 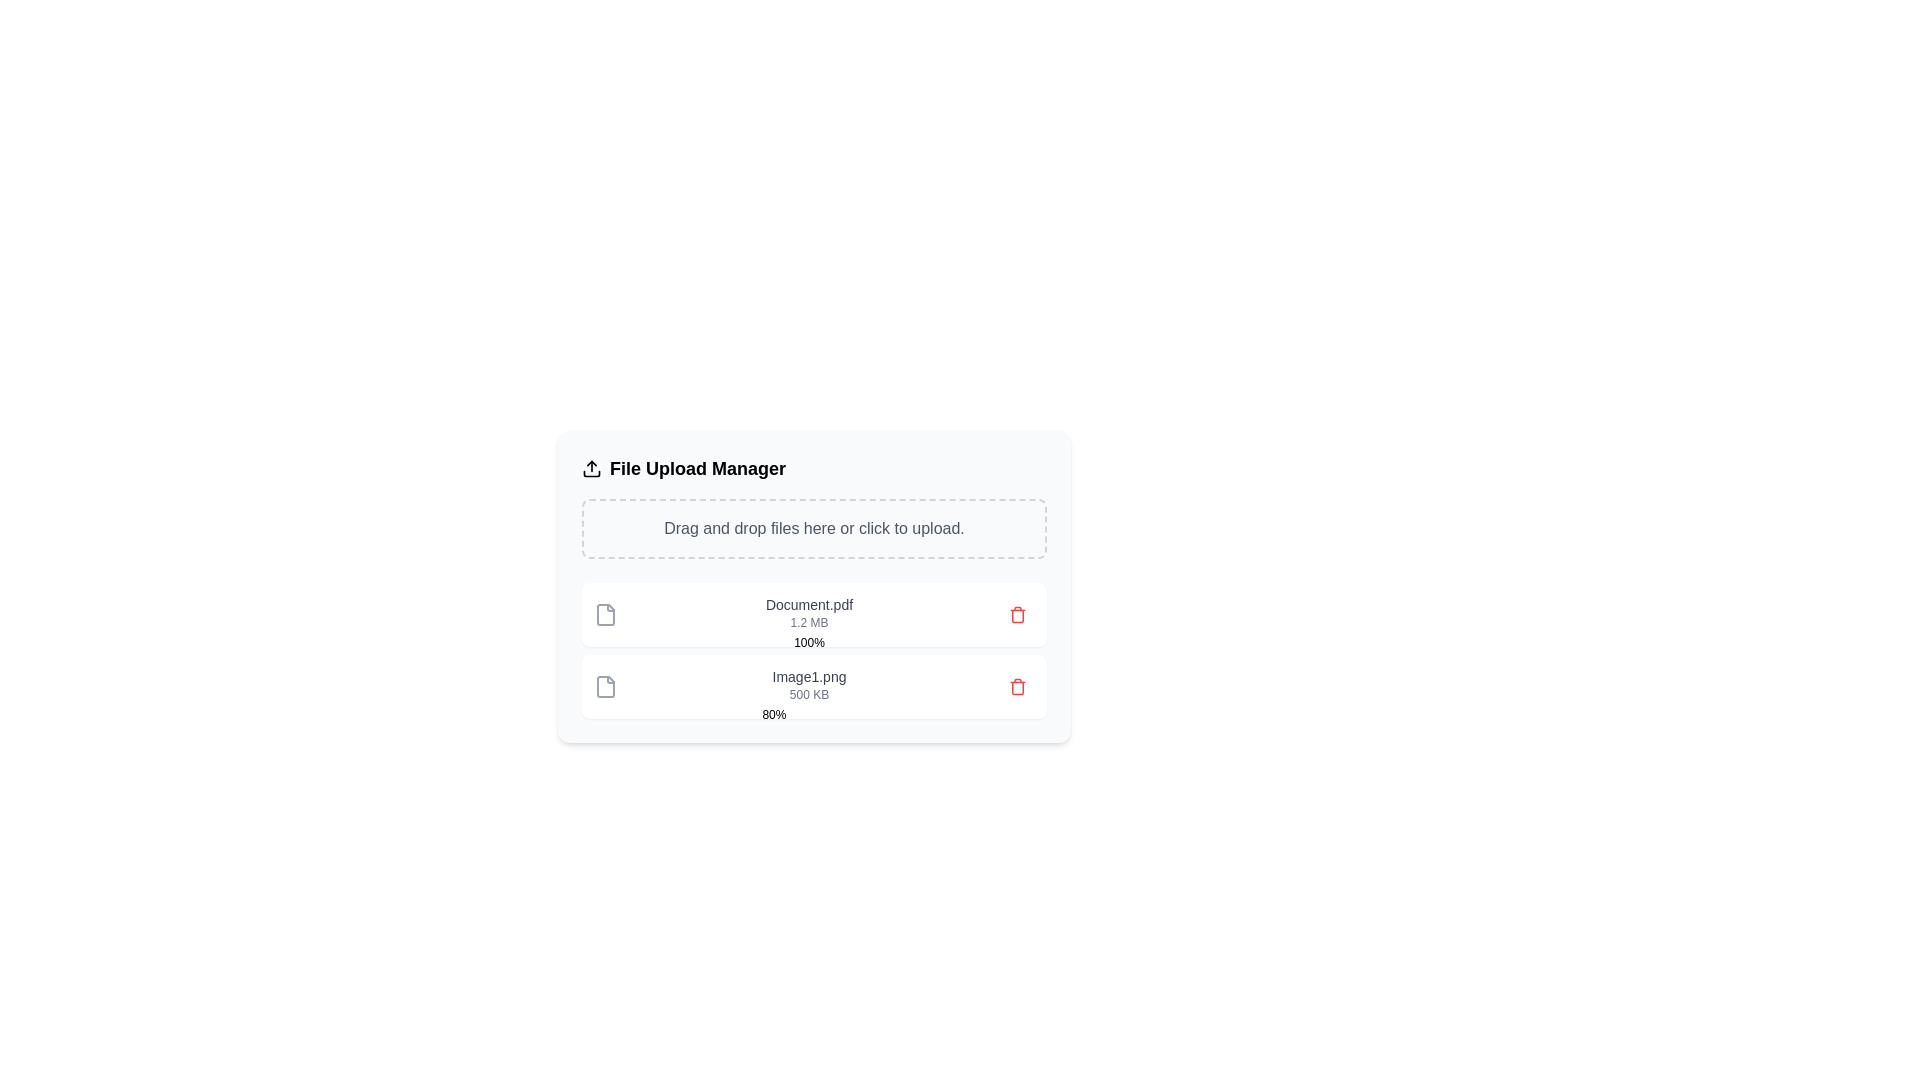 I want to click on the icon representing the file type for 'Document.pdf' located in the top-left corner of the file item box in the file manager interface, so click(x=604, y=613).